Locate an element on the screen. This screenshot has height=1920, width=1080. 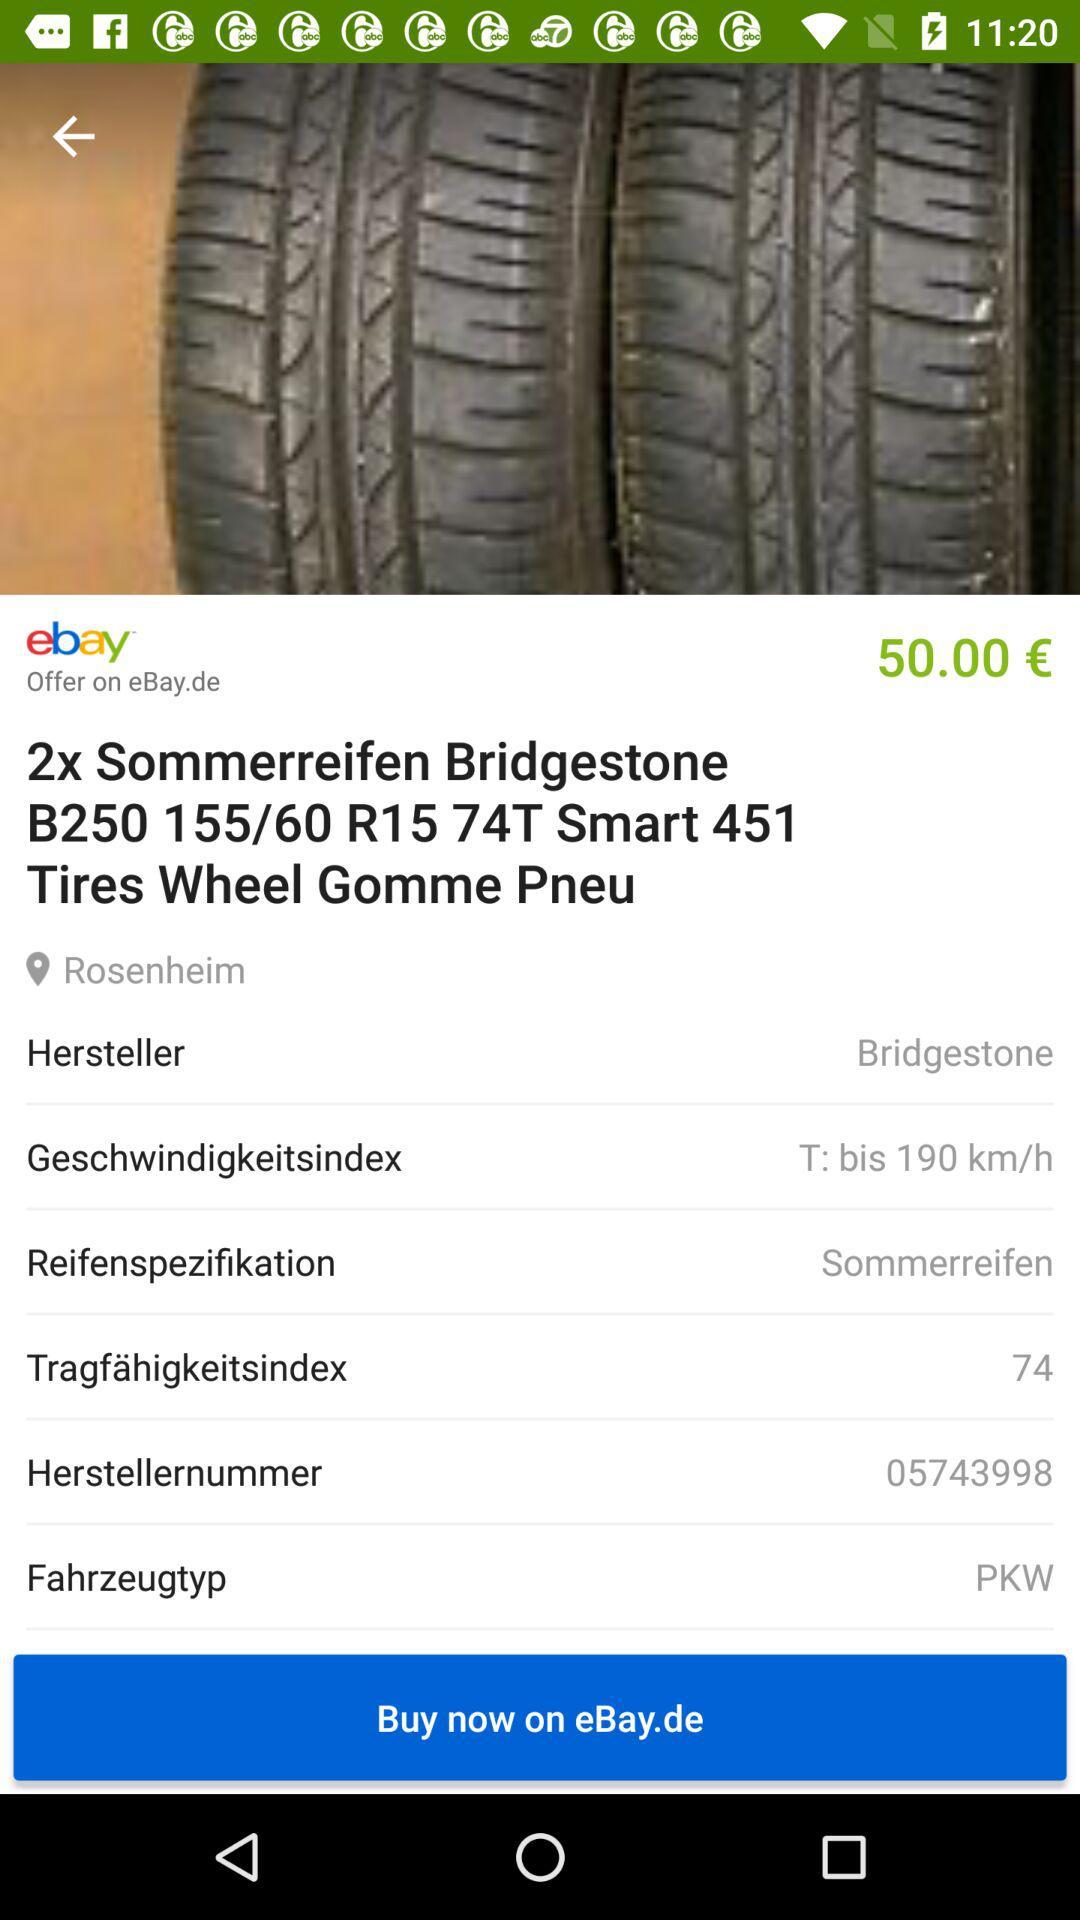
icon next to t bis 190 is located at coordinates (214, 1156).